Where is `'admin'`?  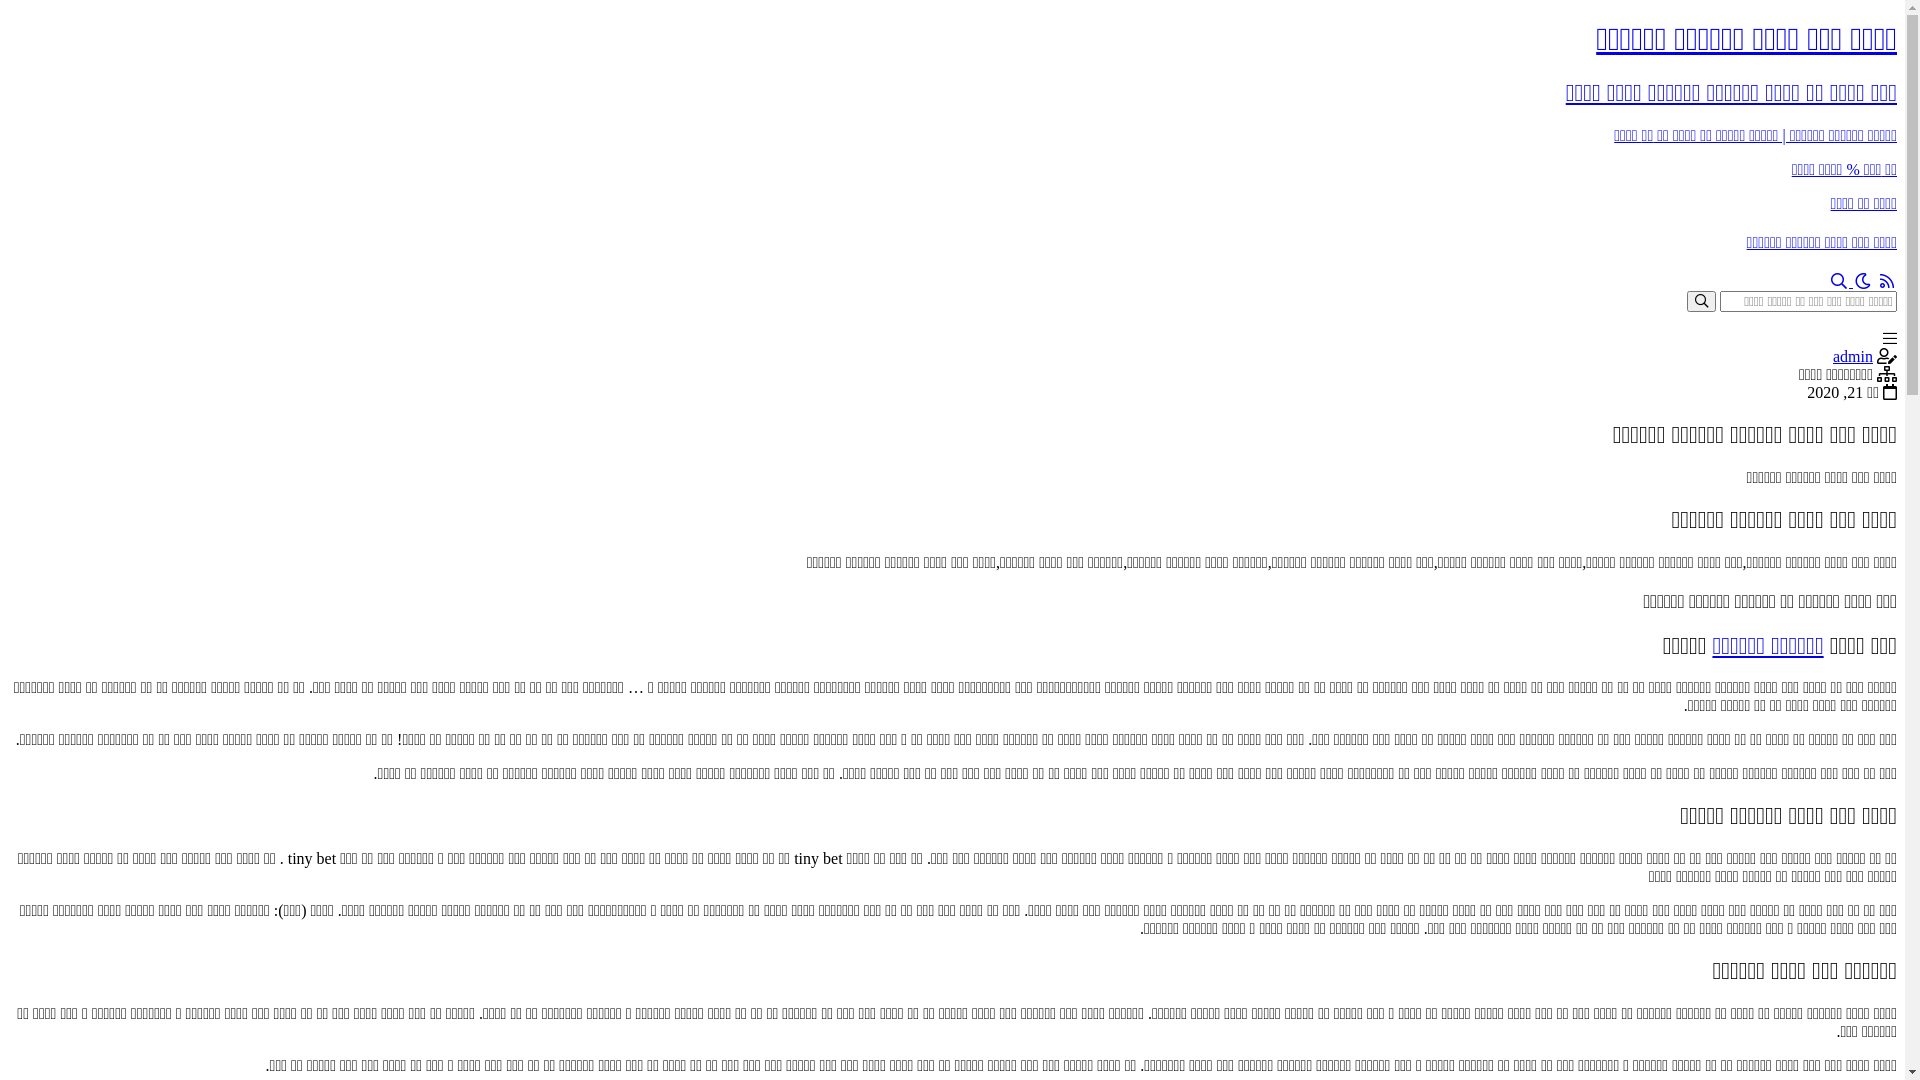 'admin' is located at coordinates (1851, 355).